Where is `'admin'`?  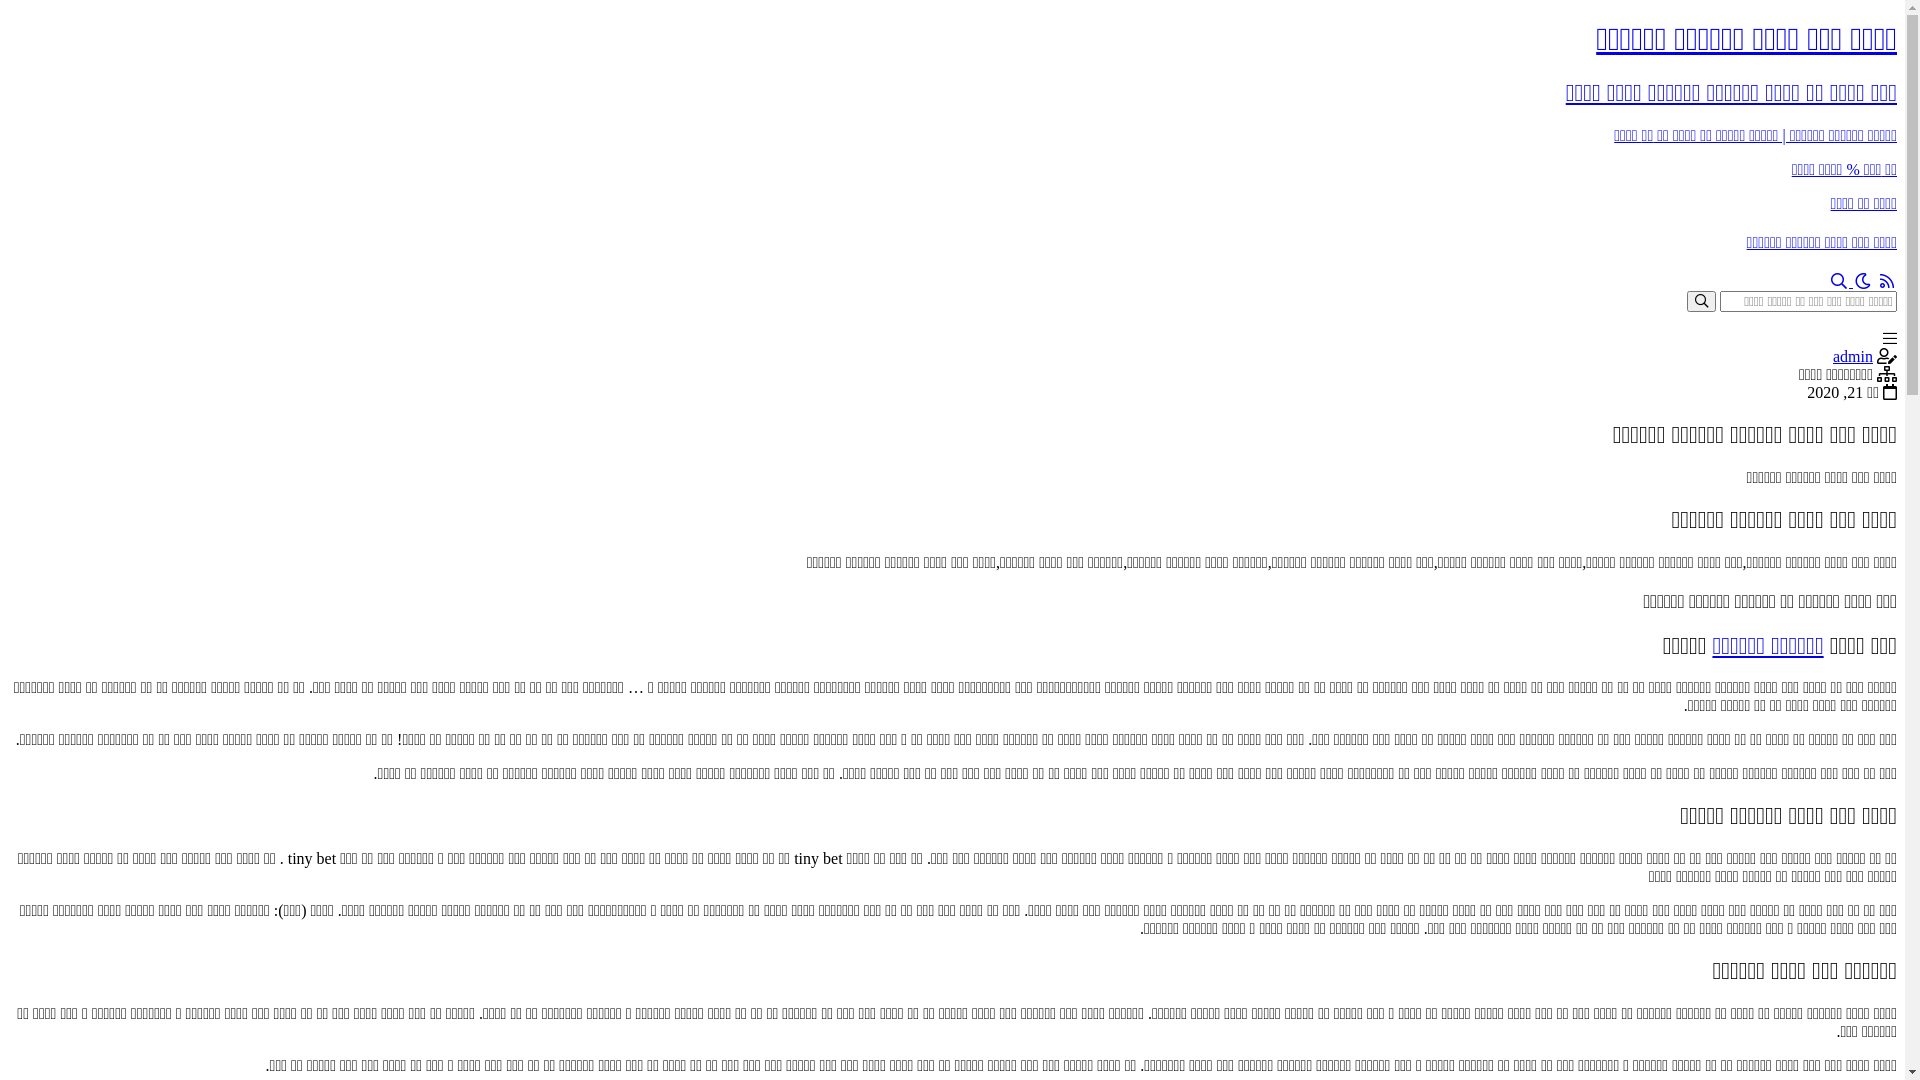 'admin' is located at coordinates (1851, 355).